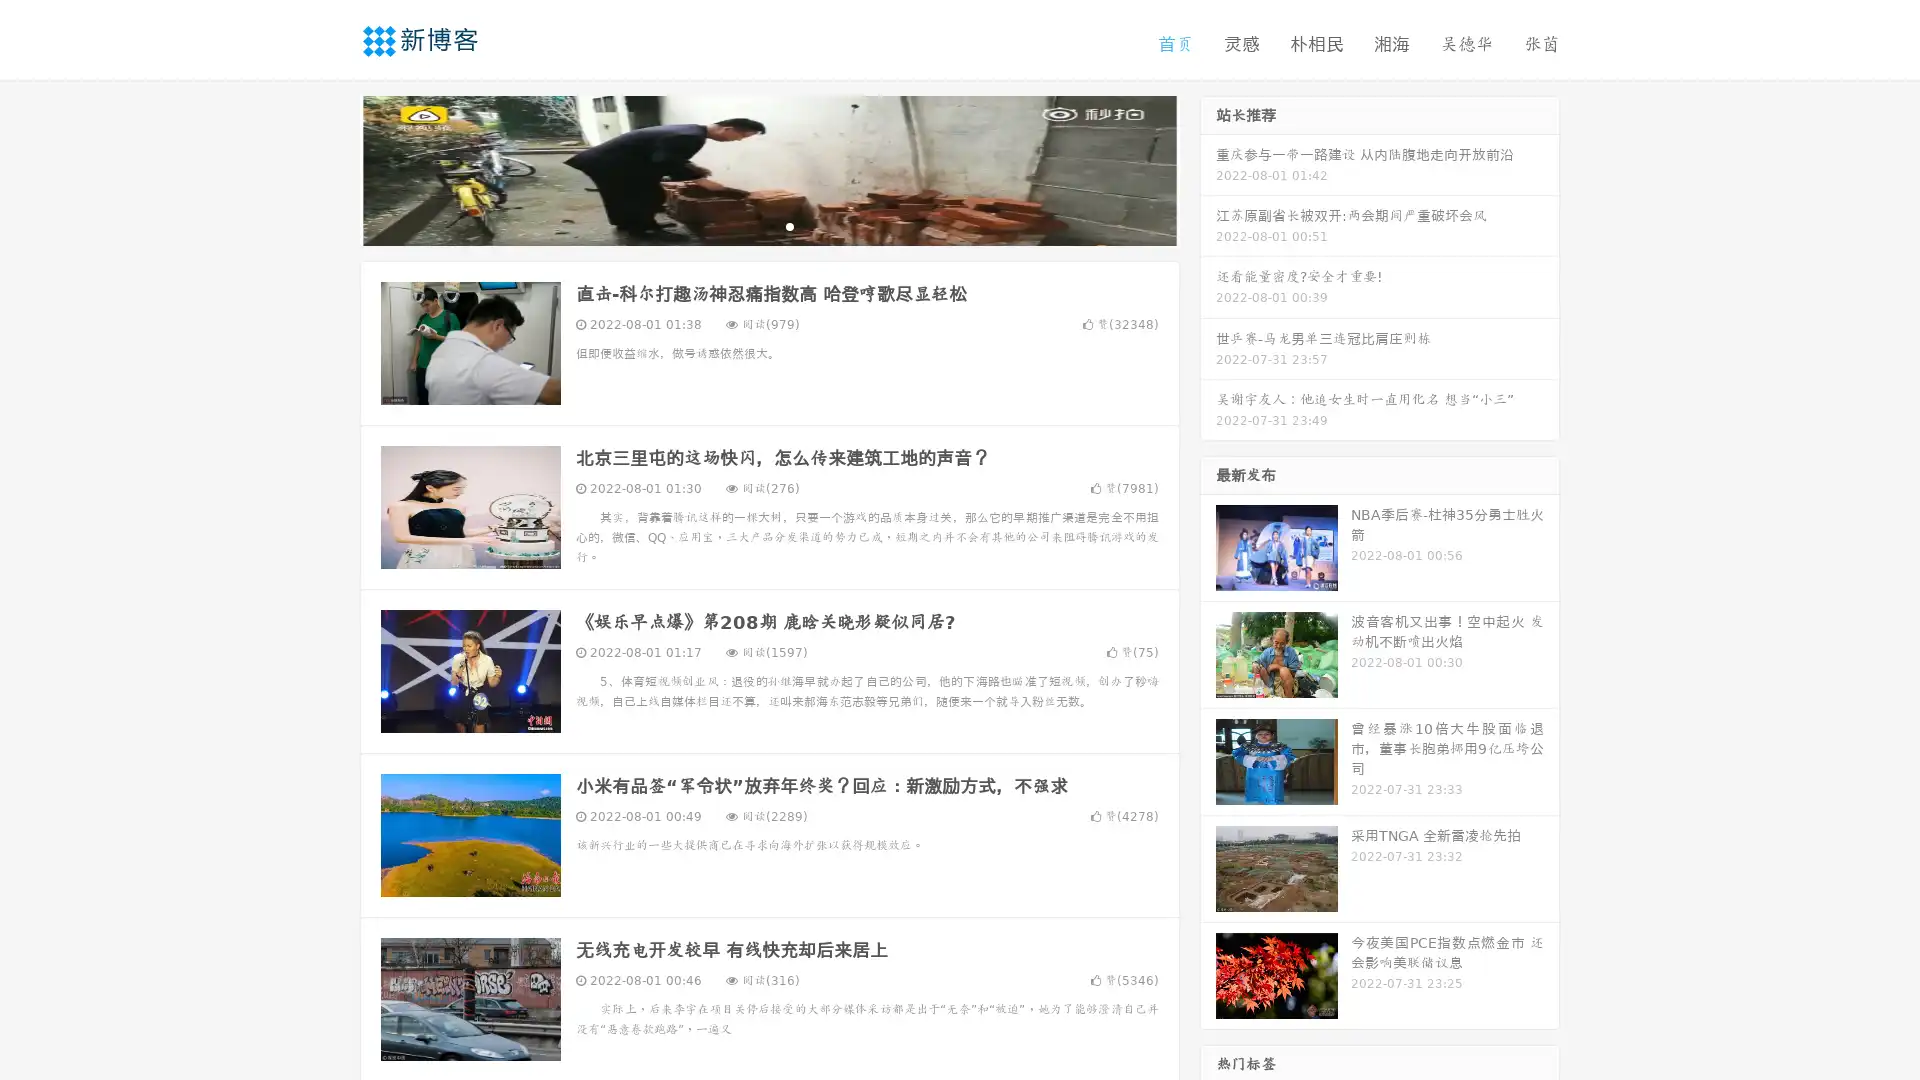  What do you see at coordinates (789, 225) in the screenshot?
I see `Go to slide 3` at bounding box center [789, 225].